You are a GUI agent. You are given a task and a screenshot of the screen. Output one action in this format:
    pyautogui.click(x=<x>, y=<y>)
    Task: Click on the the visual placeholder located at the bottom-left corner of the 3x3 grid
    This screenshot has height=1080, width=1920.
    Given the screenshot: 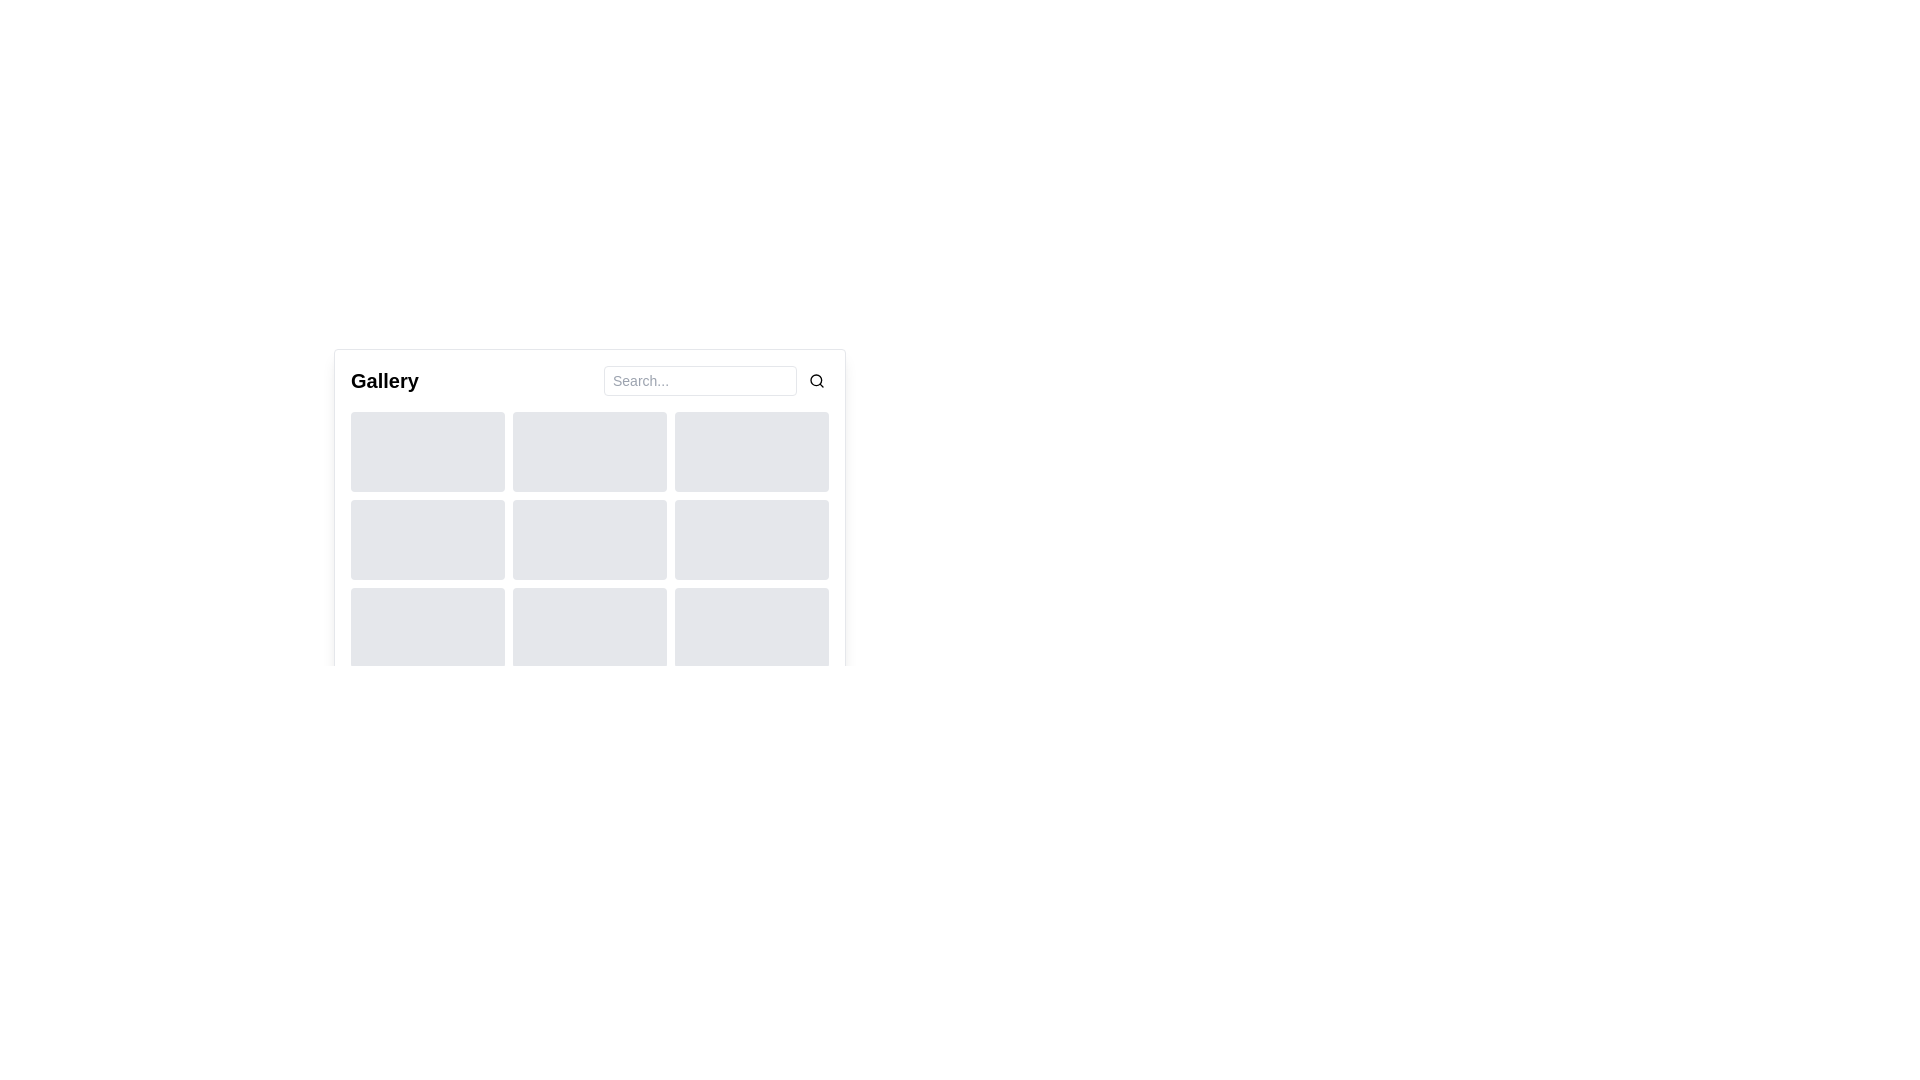 What is the action you would take?
    pyautogui.click(x=426, y=627)
    